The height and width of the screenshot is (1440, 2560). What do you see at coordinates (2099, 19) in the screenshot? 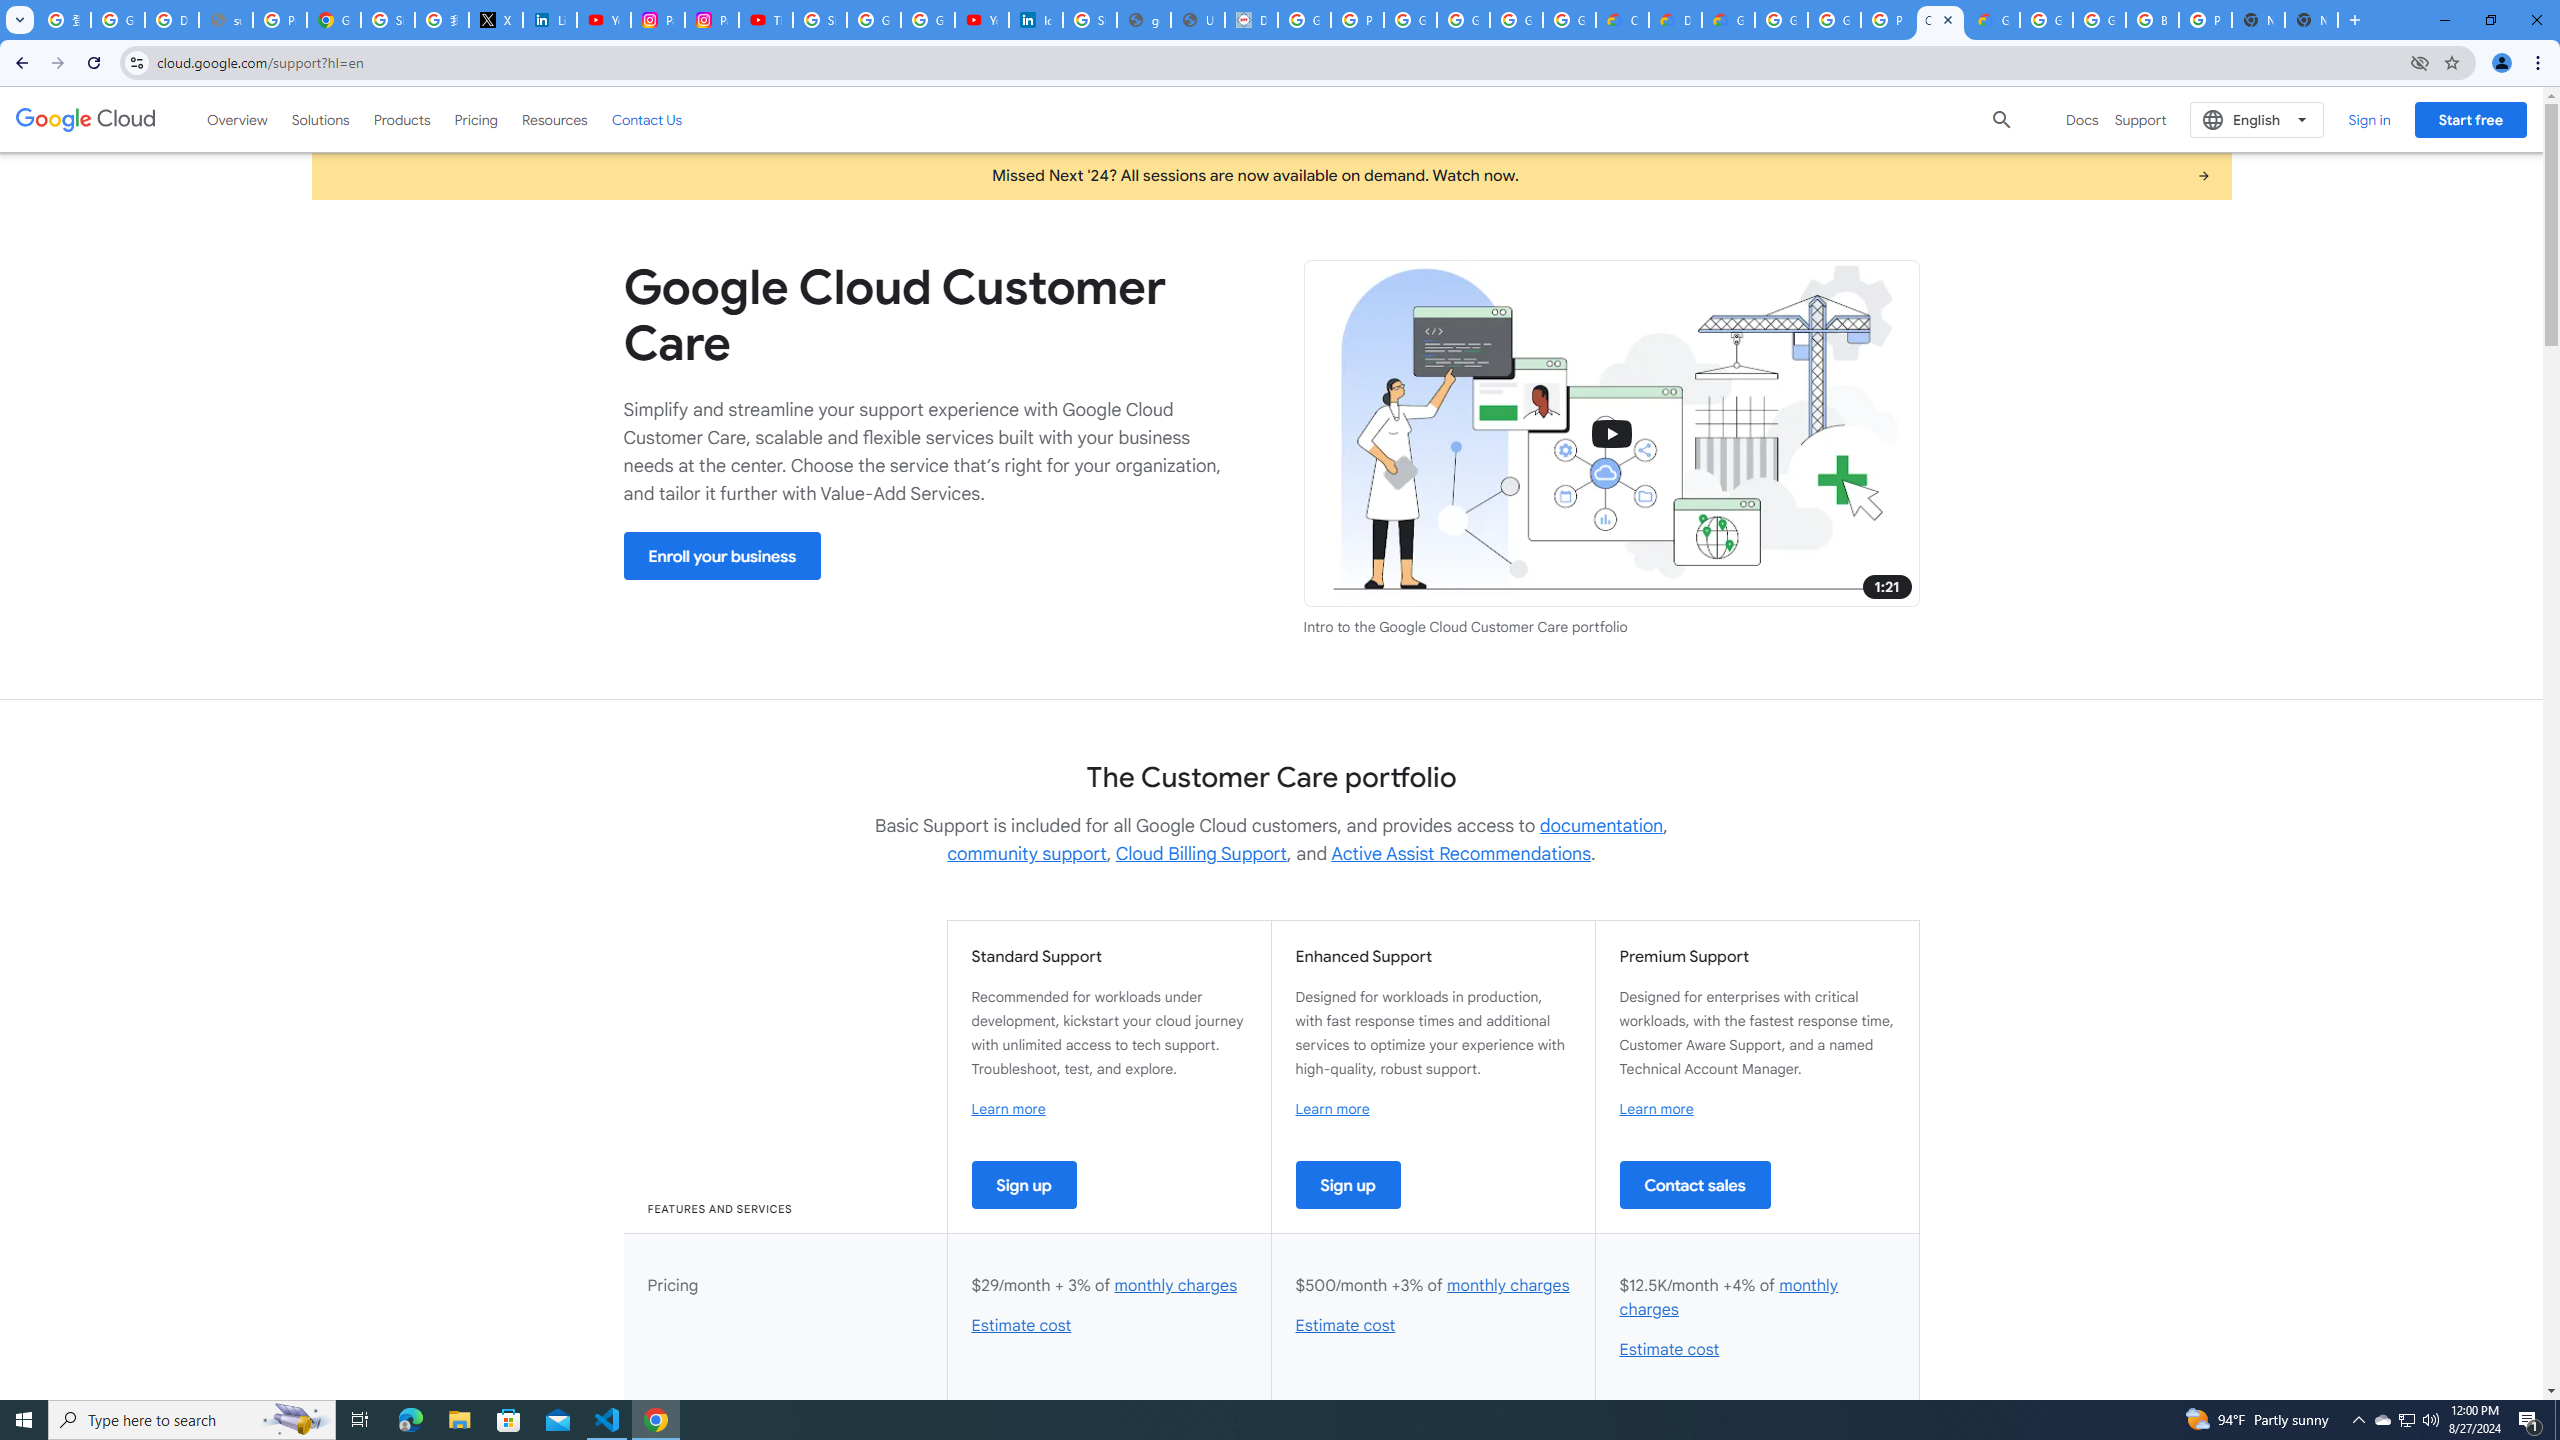
I see `'Google Cloud Platform'` at bounding box center [2099, 19].